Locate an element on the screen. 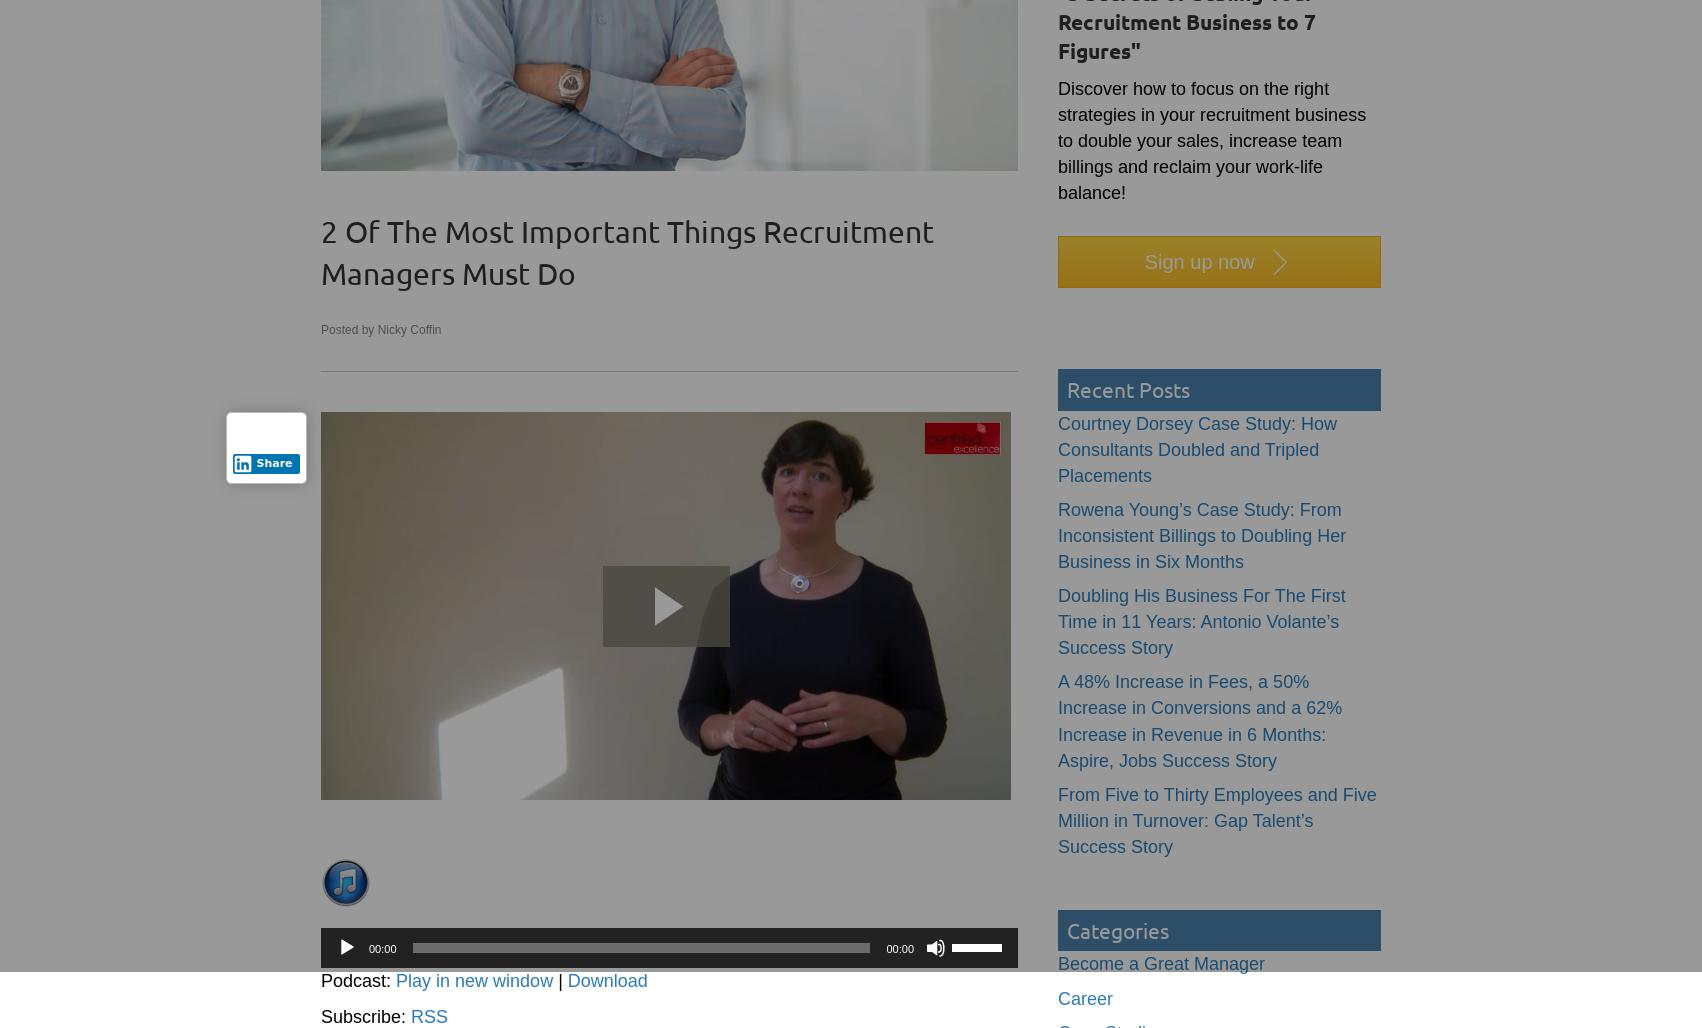 Image resolution: width=1702 pixels, height=1028 pixels. 'Sign up now' is located at coordinates (1199, 262).